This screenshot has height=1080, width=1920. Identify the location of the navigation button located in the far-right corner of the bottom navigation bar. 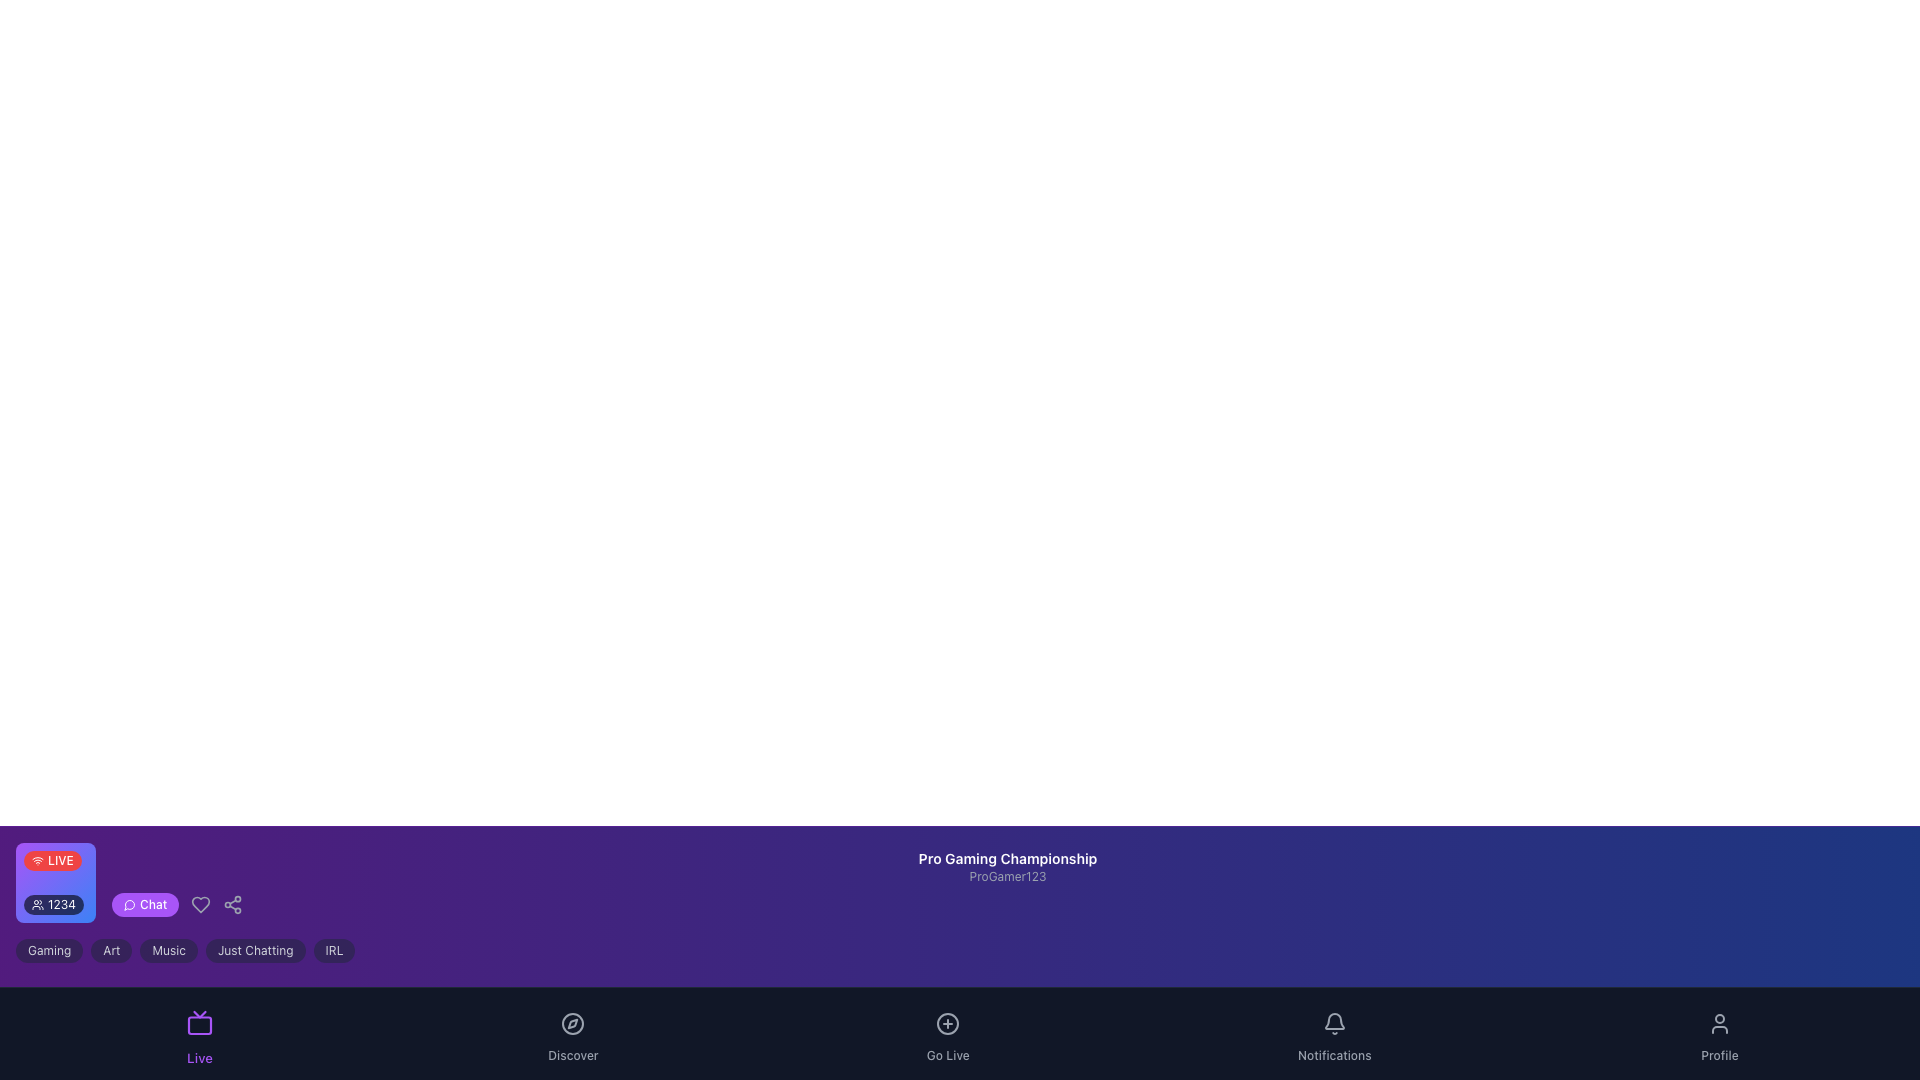
(1718, 1033).